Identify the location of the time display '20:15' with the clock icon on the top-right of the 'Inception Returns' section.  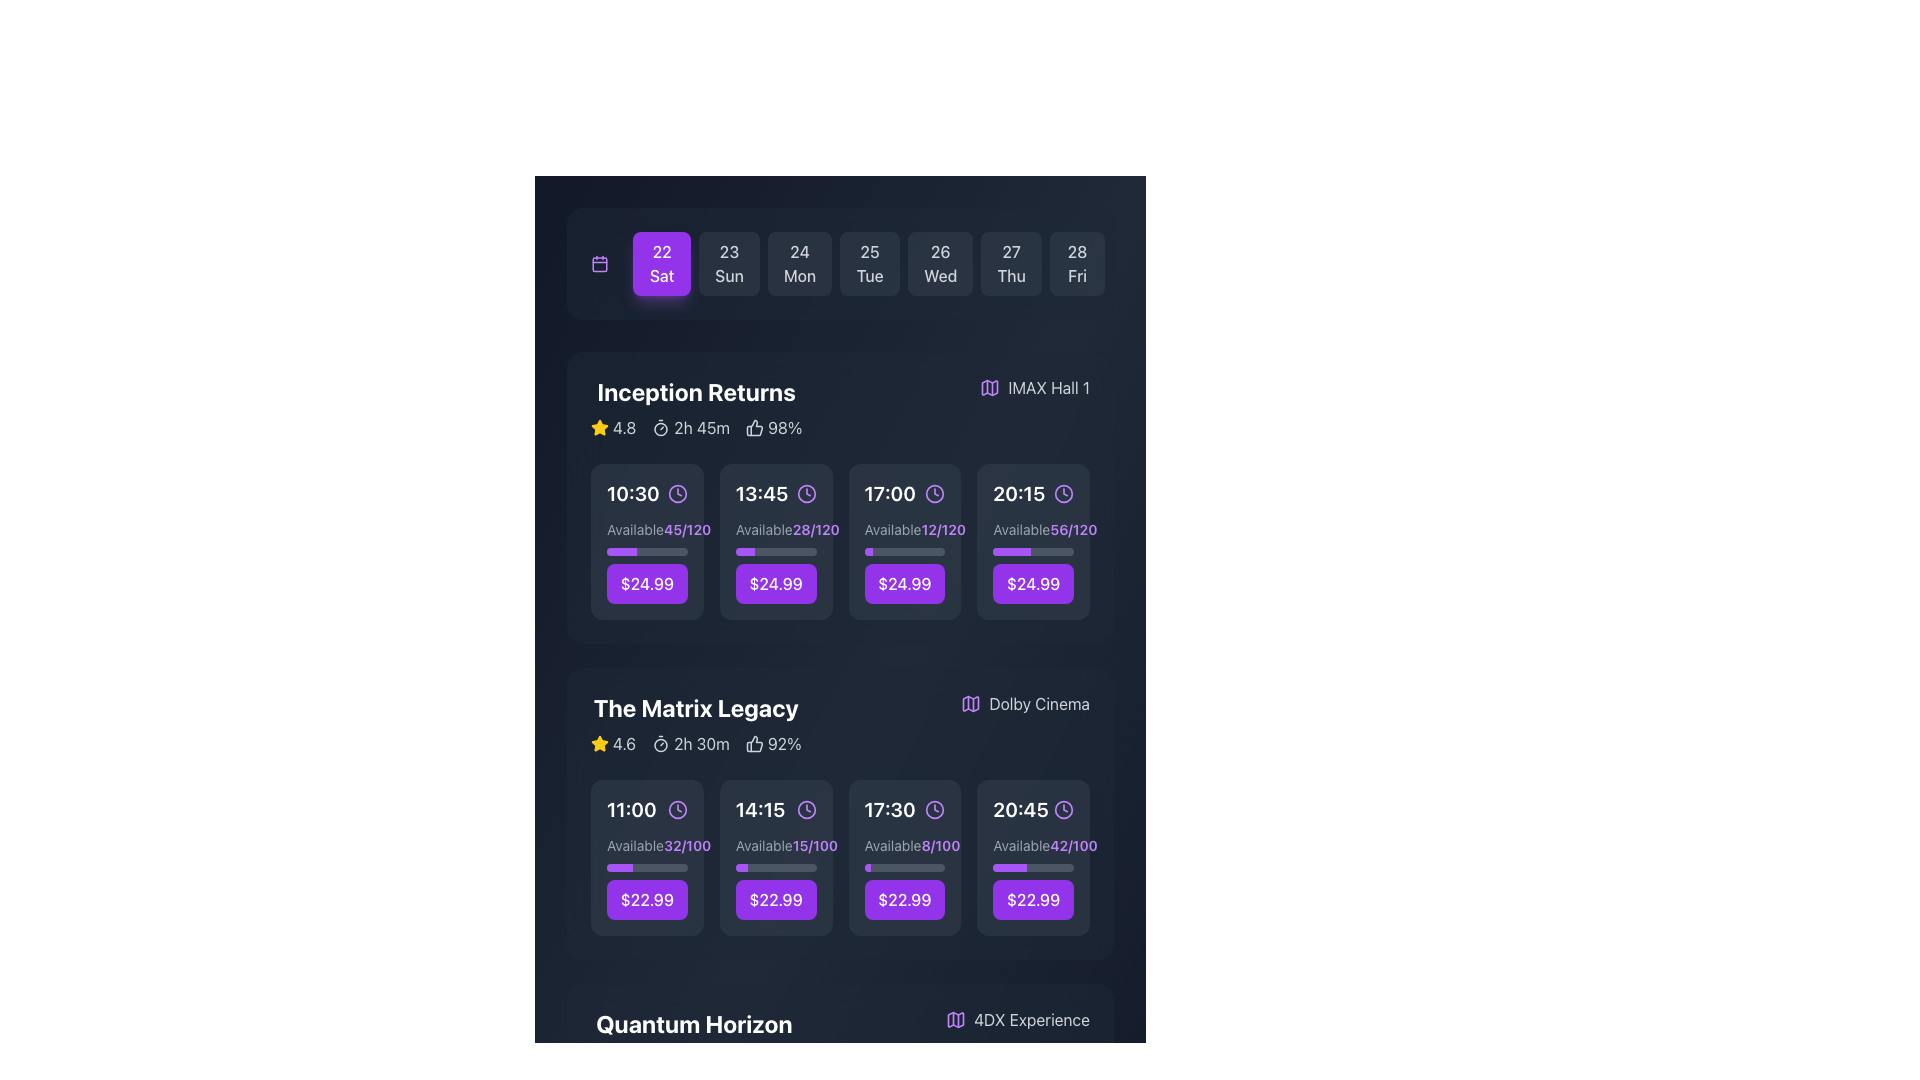
(1033, 493).